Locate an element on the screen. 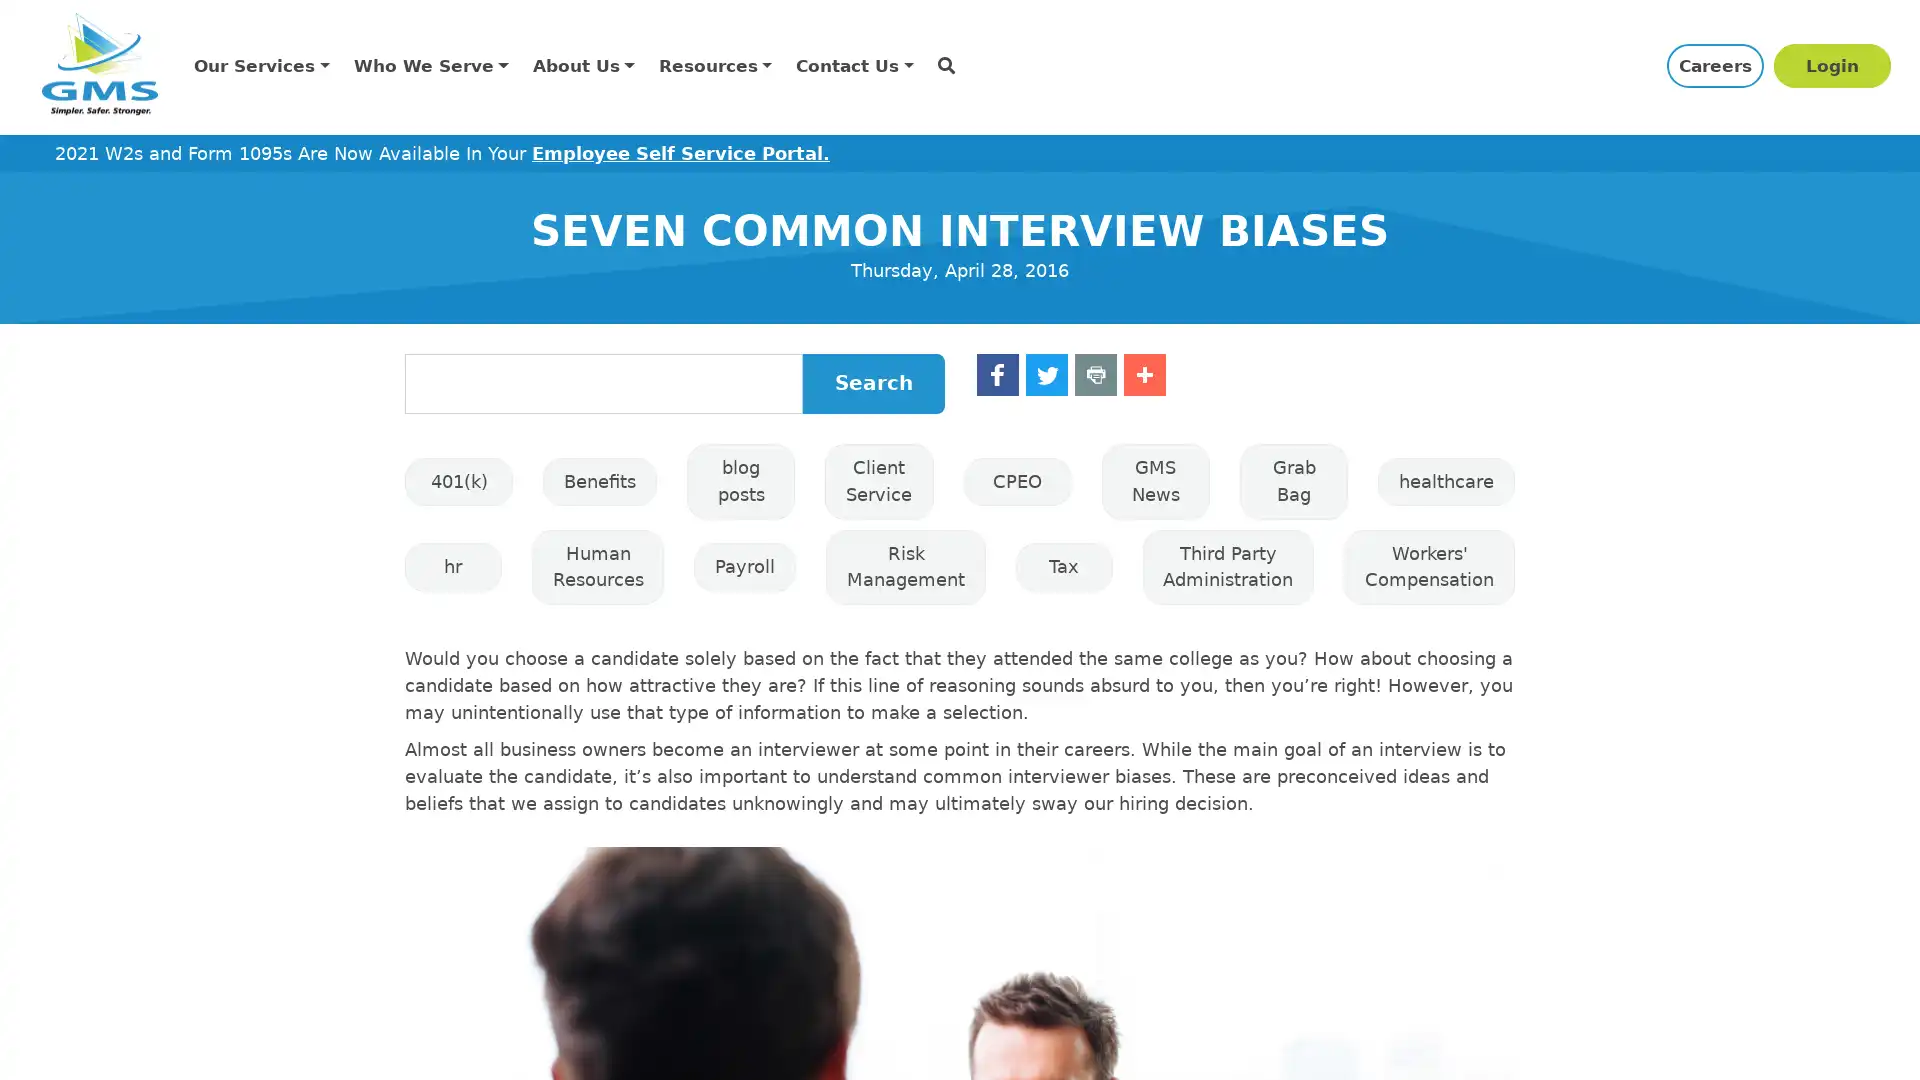  Search is located at coordinates (873, 385).